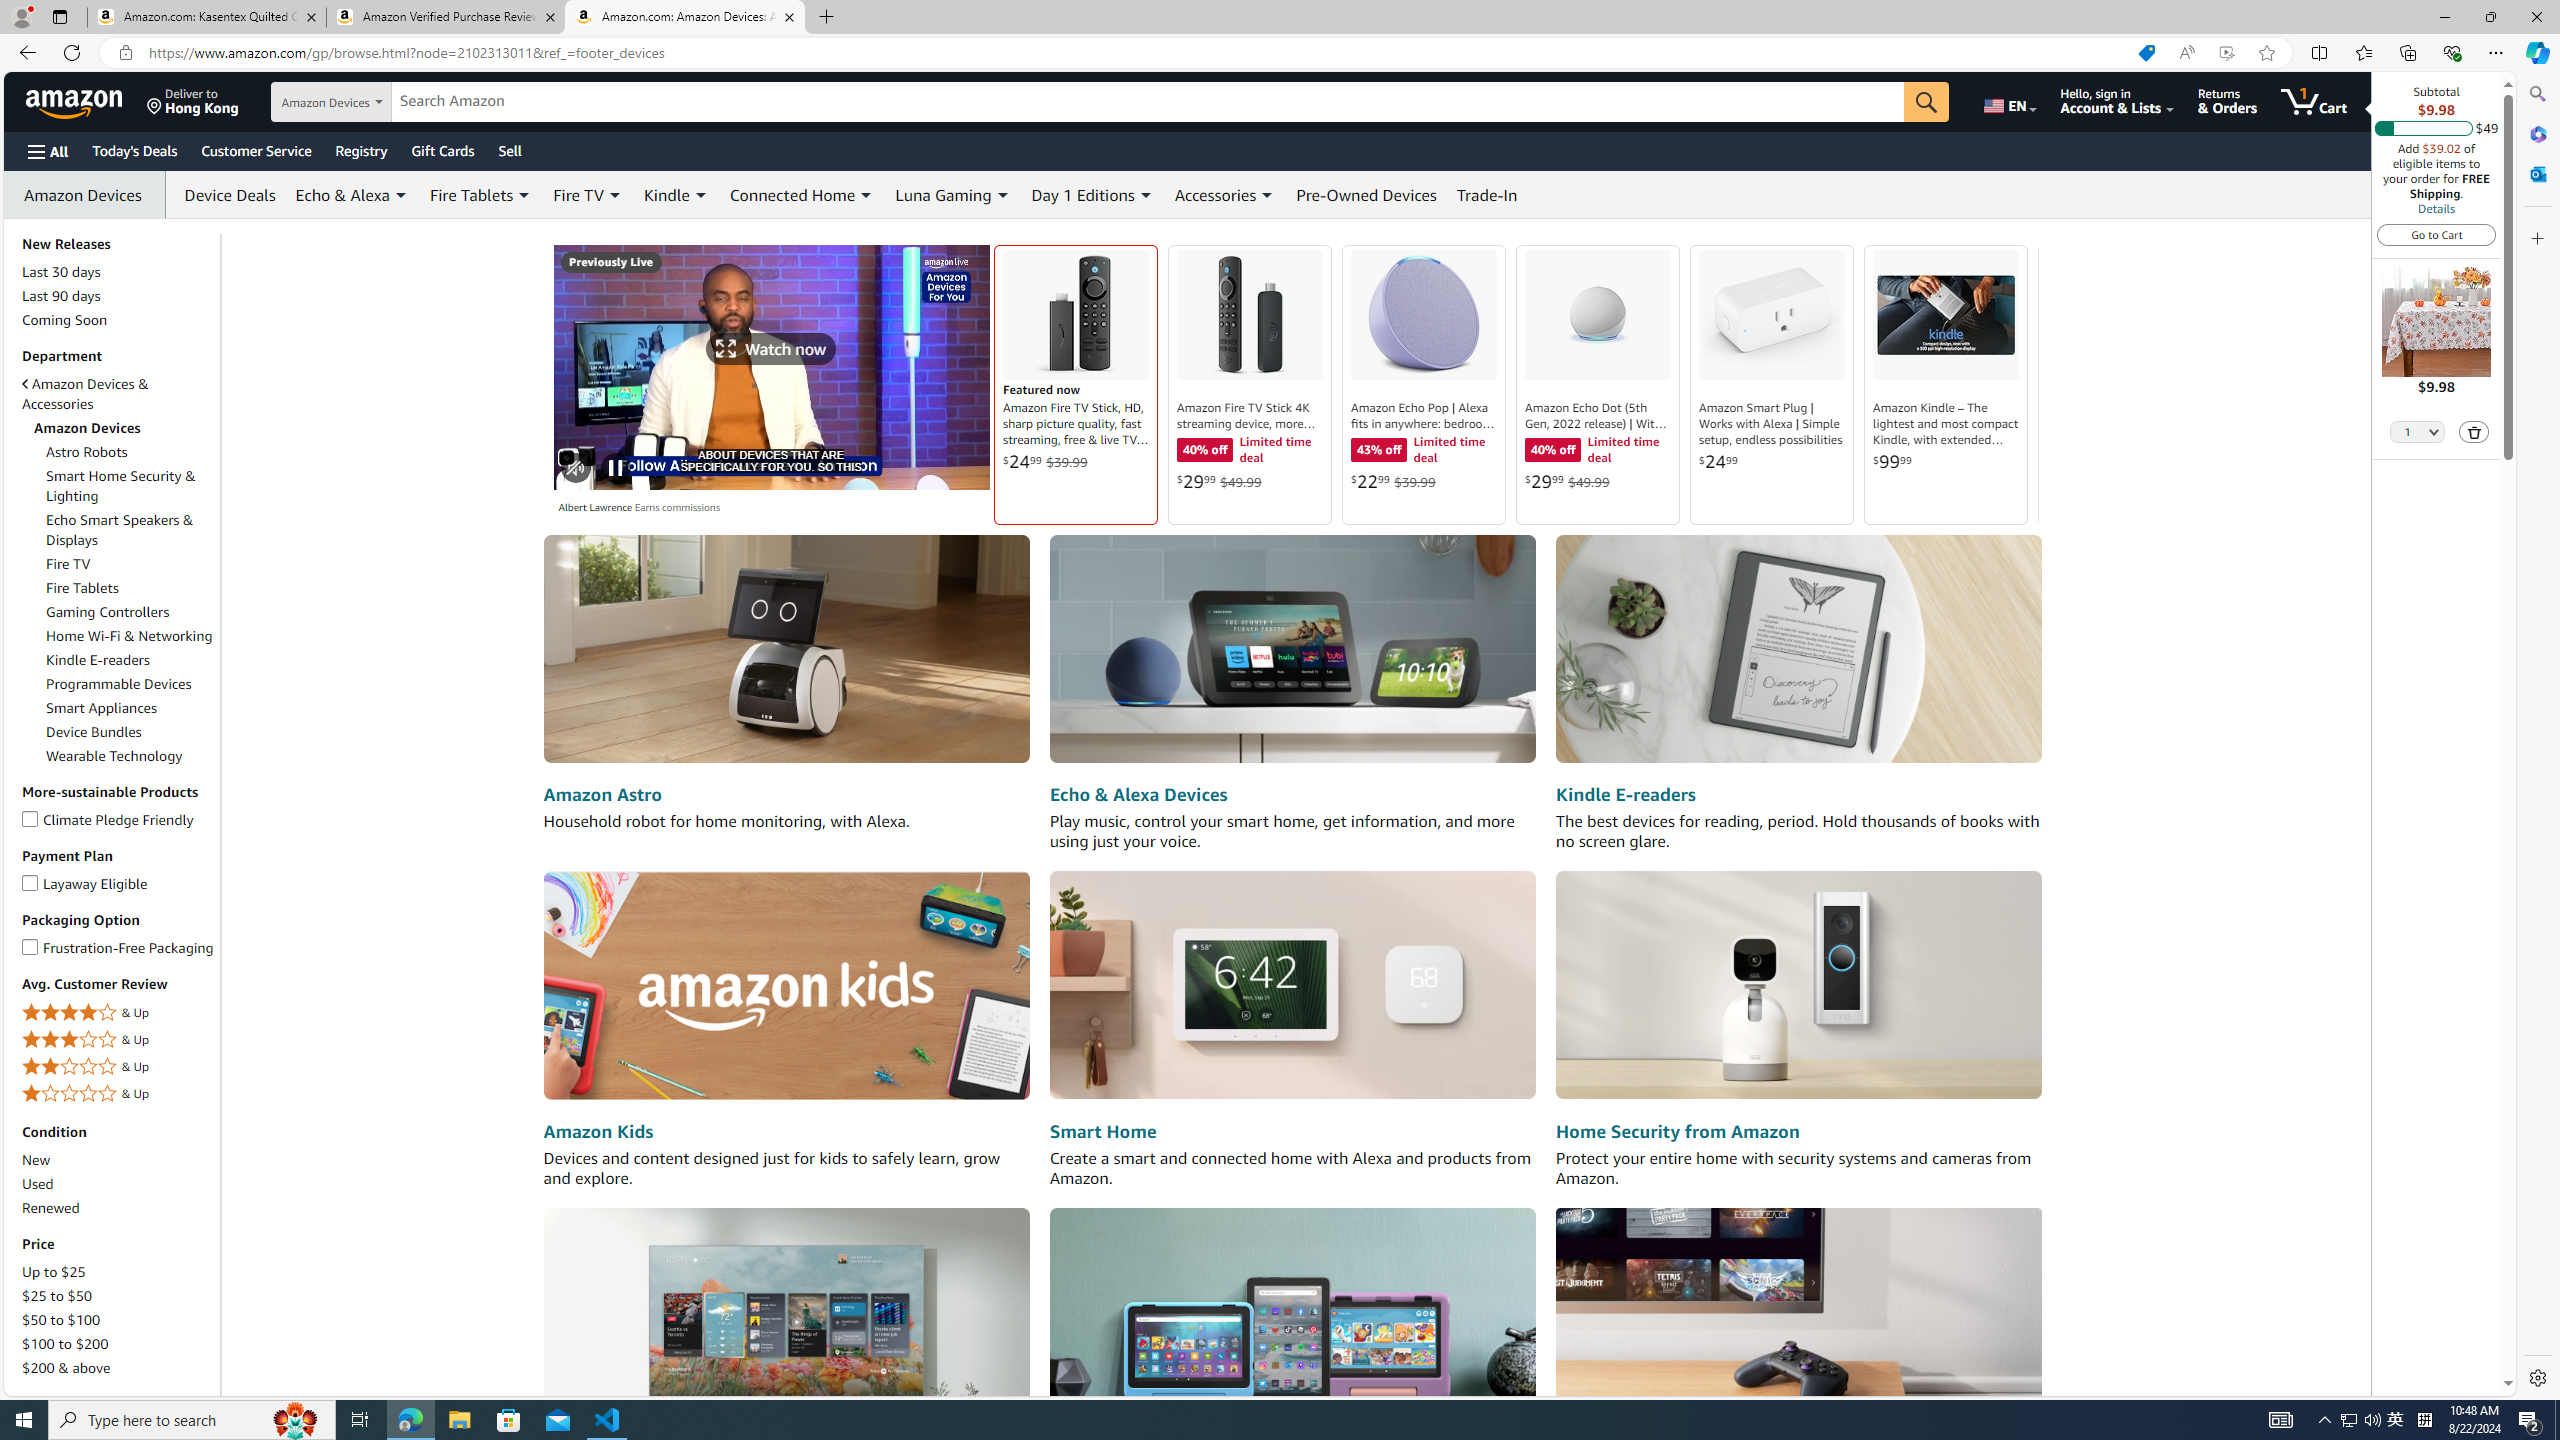 This screenshot has height=1440, width=2560. Describe the element at coordinates (1145, 195) in the screenshot. I see `'Expand Day 1 Editions'` at that location.